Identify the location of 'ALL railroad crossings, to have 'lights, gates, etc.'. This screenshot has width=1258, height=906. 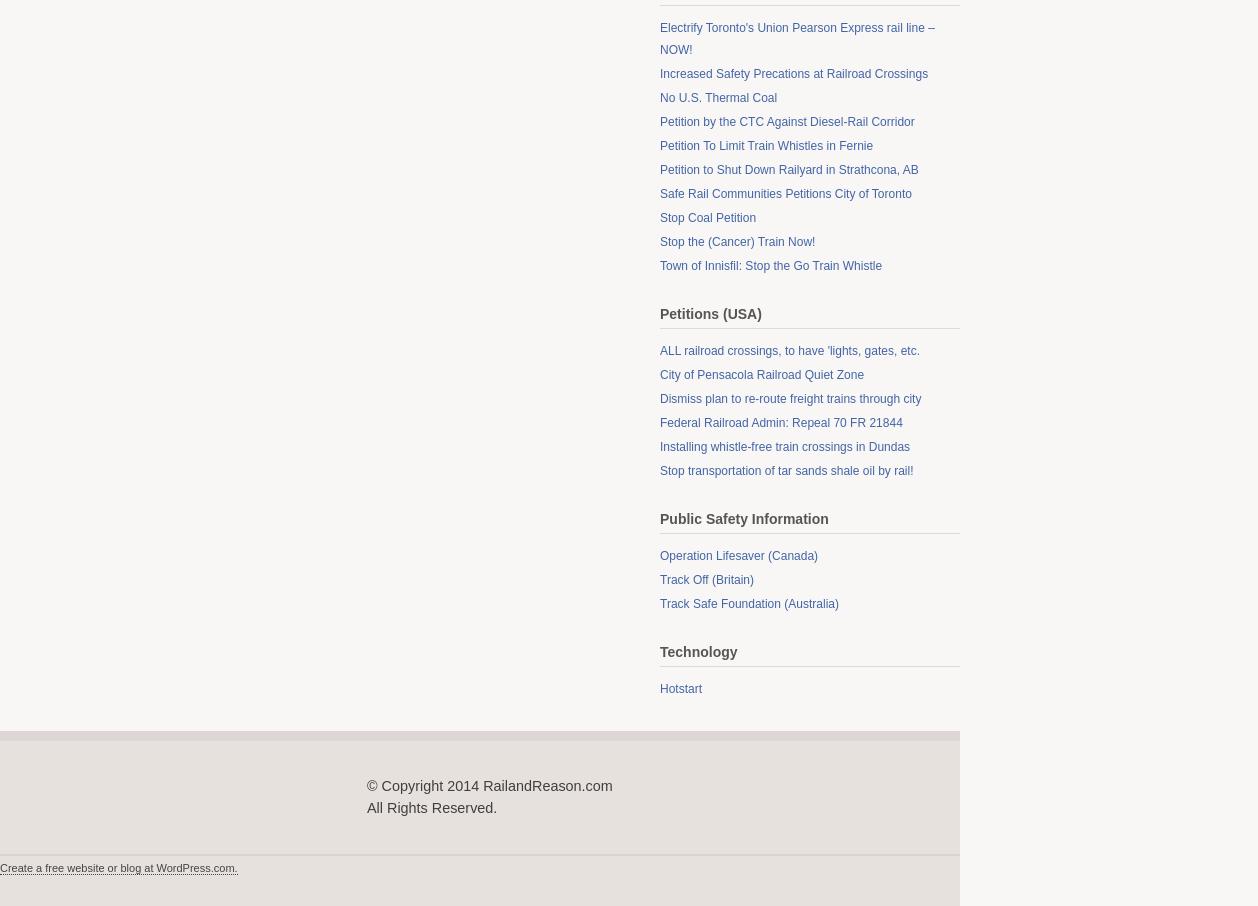
(789, 350).